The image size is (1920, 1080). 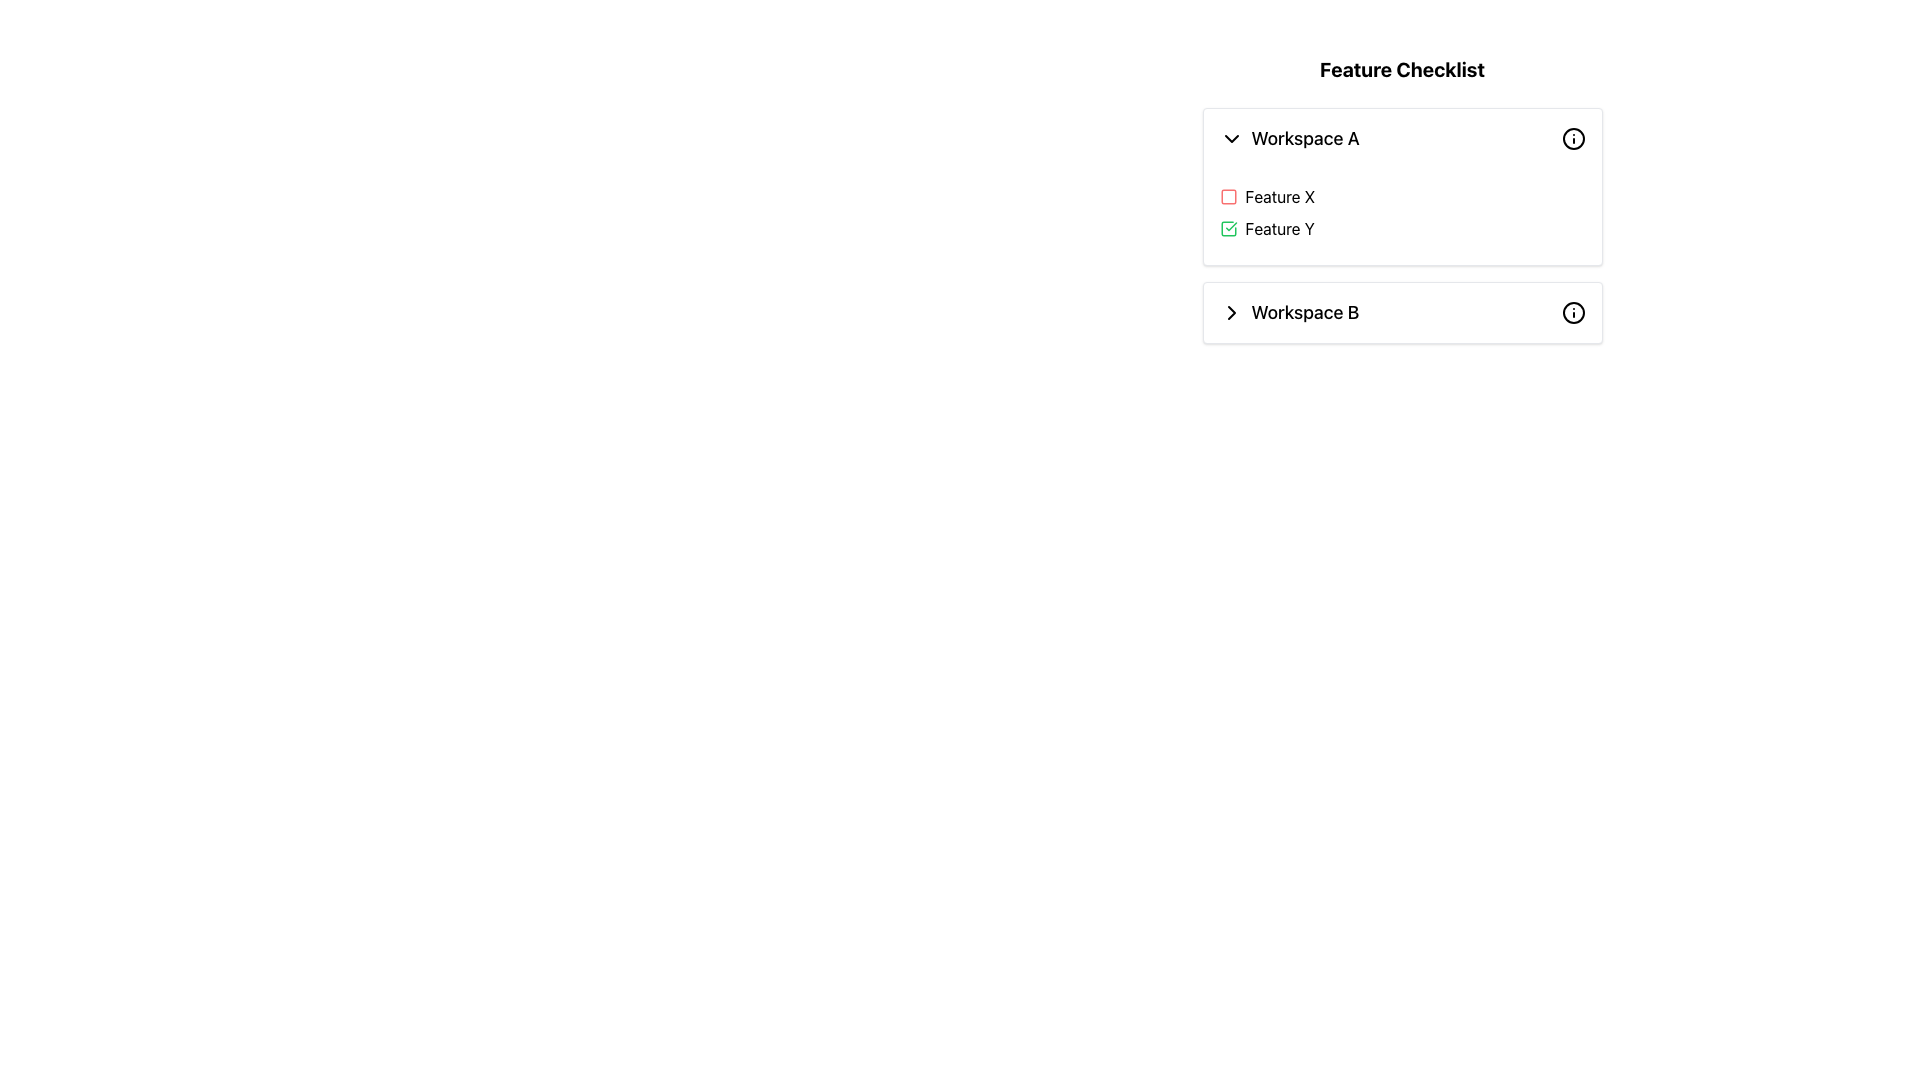 What do you see at coordinates (1280, 196) in the screenshot?
I see `the static text label that indicates the associated feature for the checkbox in the 'Feature Checklist' of 'Workspace A'` at bounding box center [1280, 196].